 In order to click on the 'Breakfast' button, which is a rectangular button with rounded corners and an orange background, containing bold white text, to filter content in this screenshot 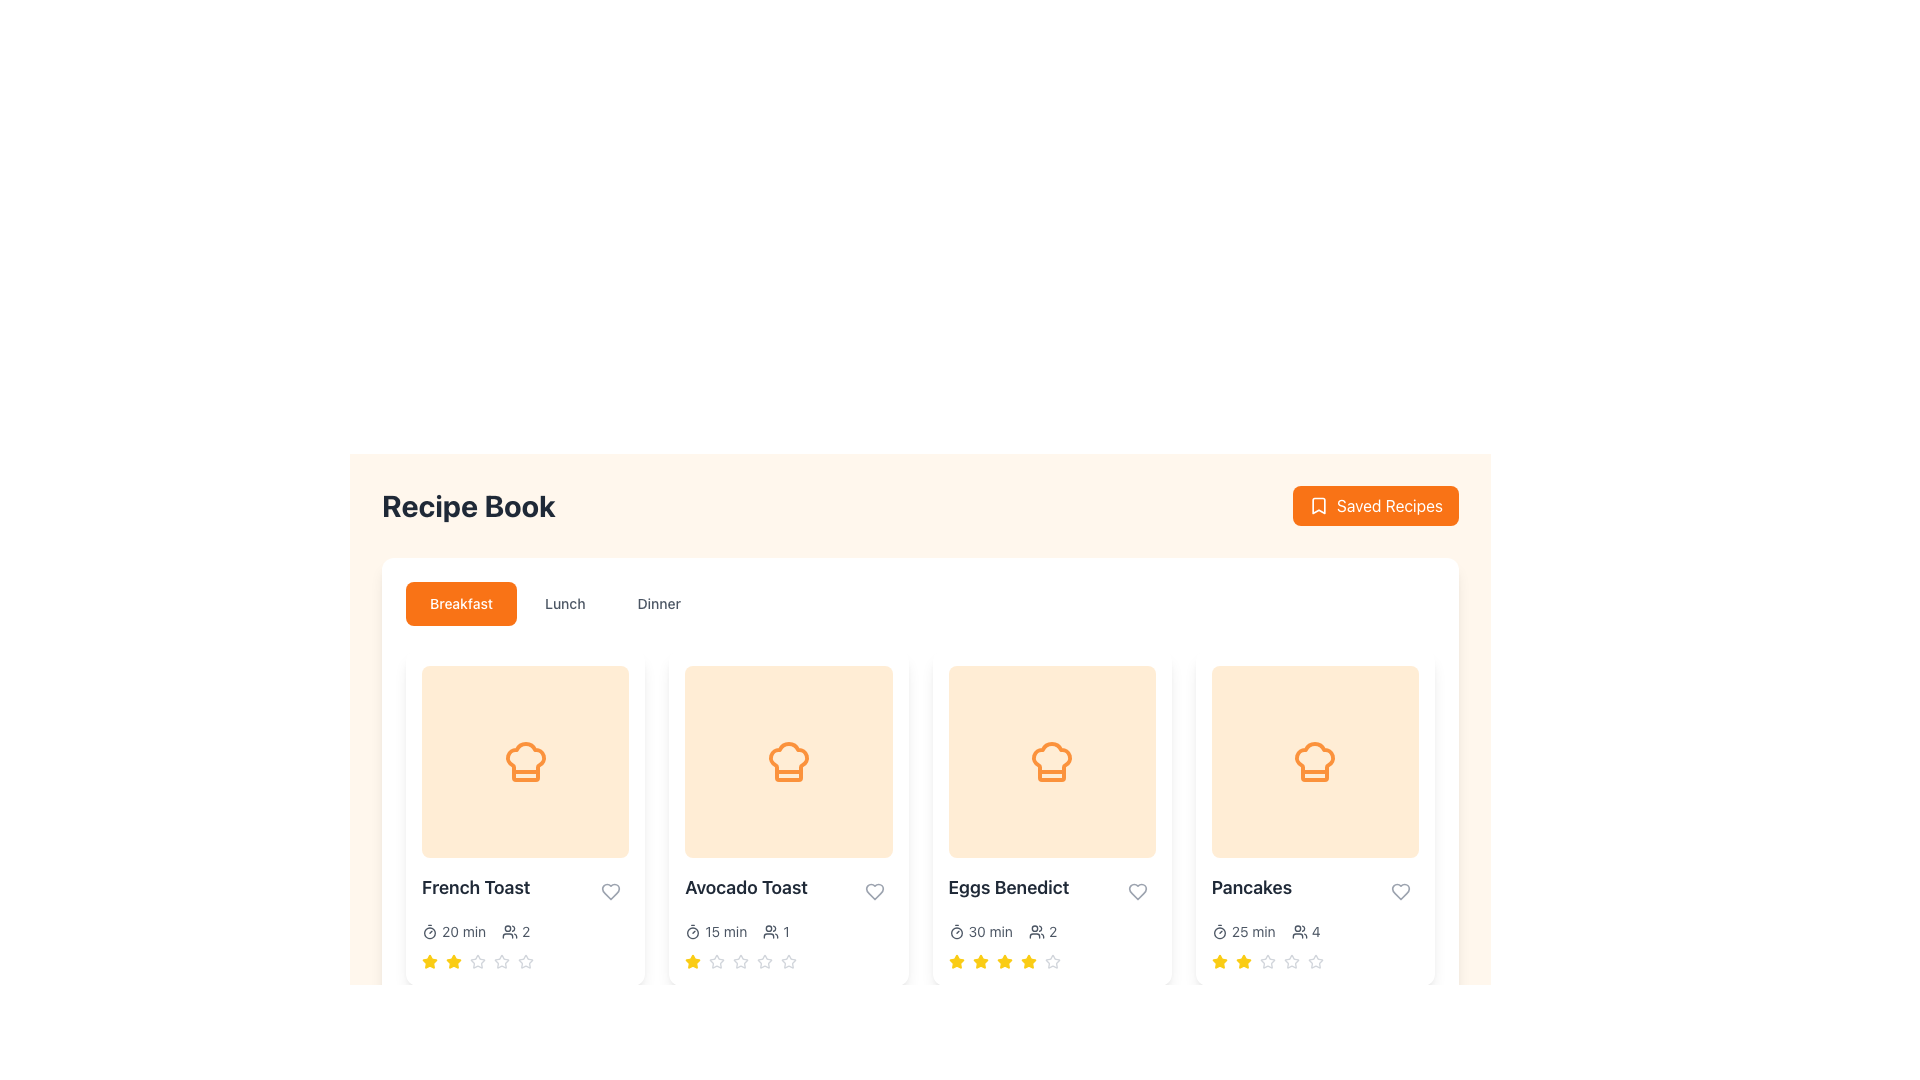, I will do `click(460, 603)`.